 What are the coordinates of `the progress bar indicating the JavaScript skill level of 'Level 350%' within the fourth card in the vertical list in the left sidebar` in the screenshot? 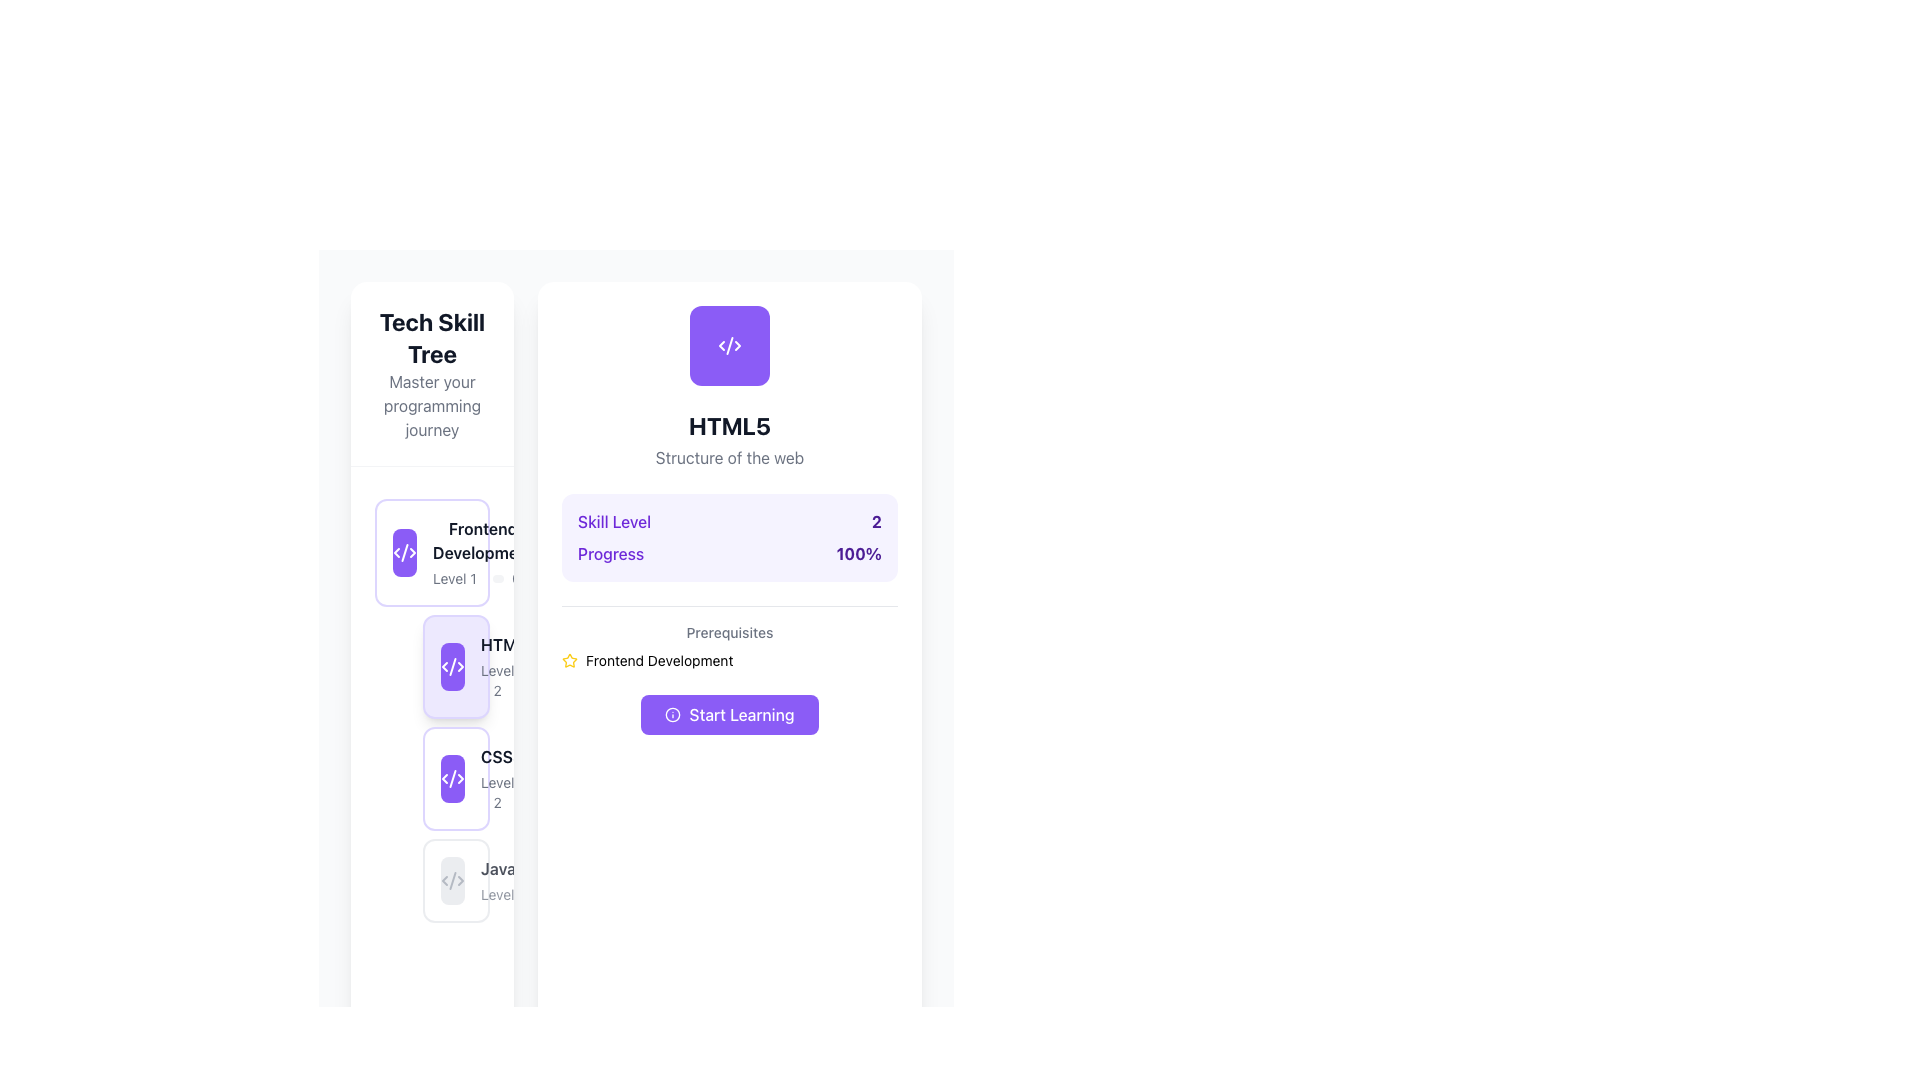 It's located at (532, 879).